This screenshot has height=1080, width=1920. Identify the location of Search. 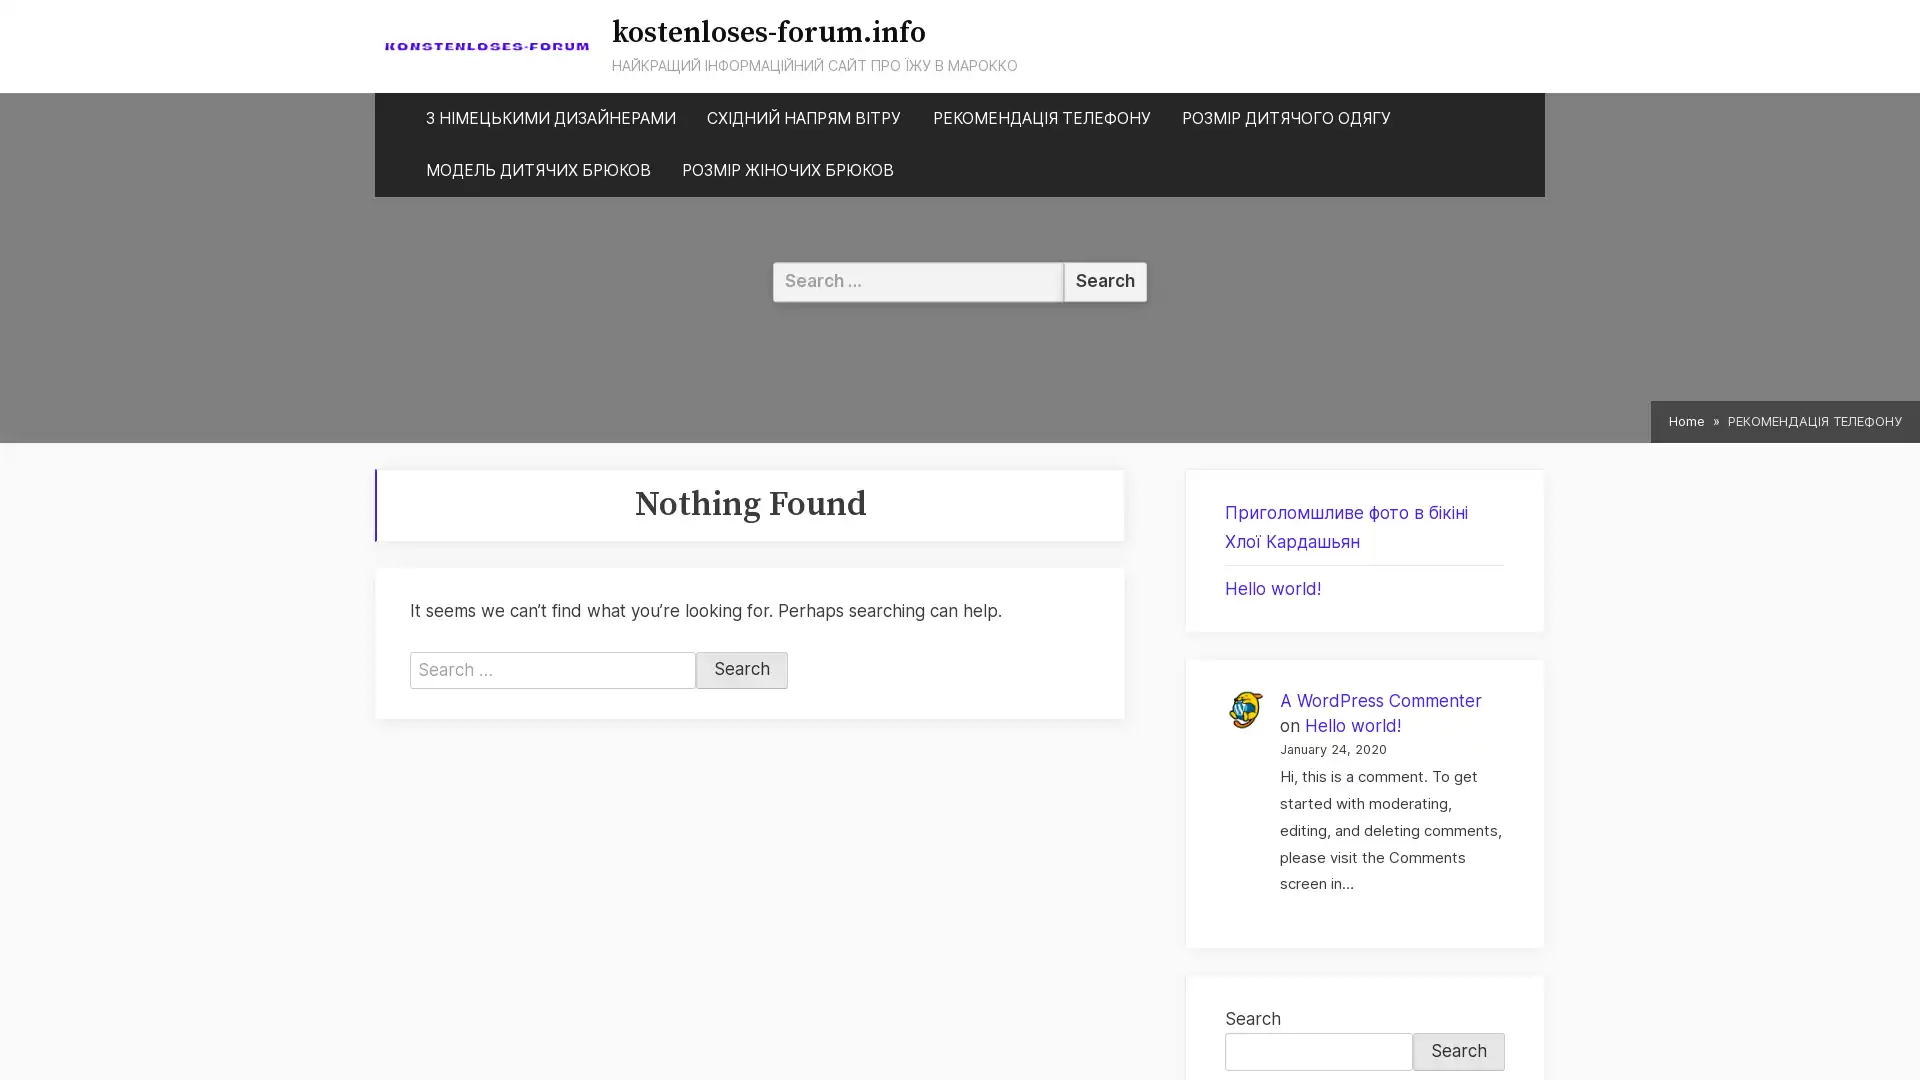
(741, 670).